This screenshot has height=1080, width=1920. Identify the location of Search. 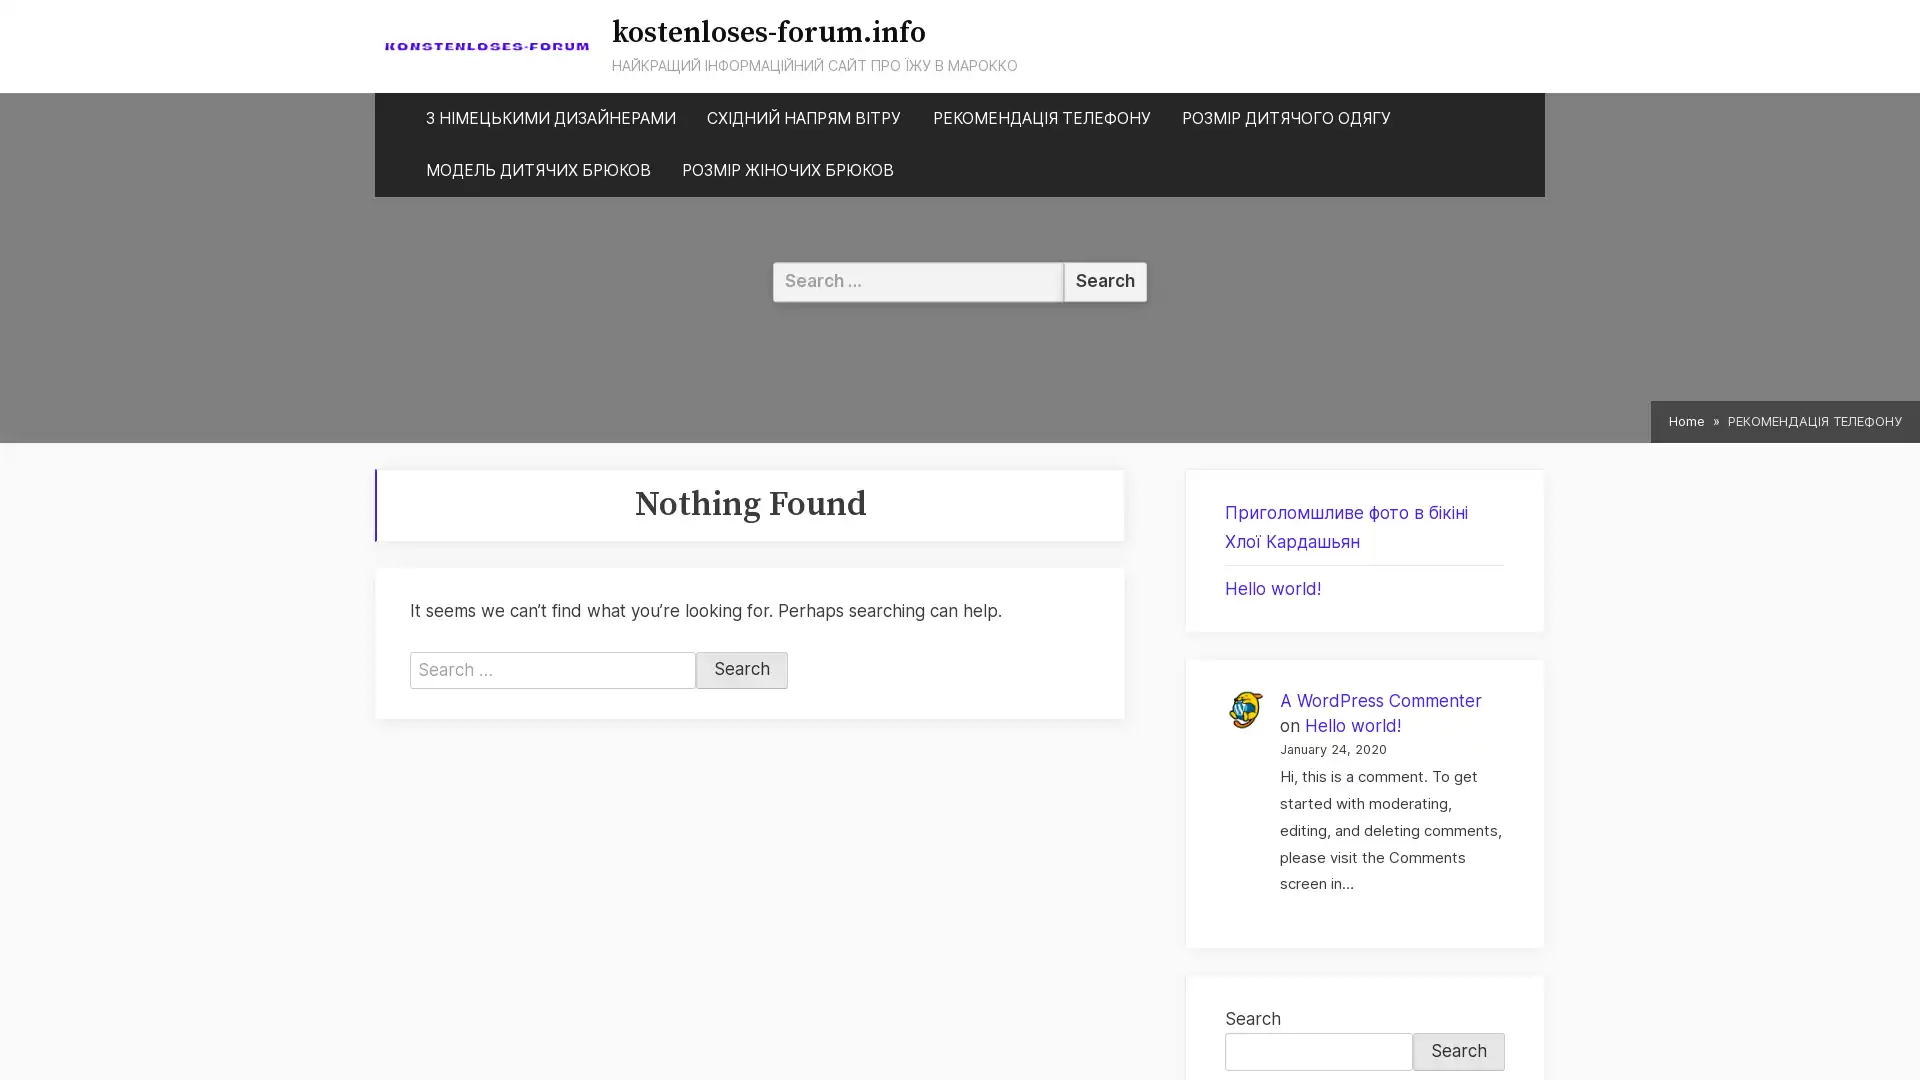
(741, 670).